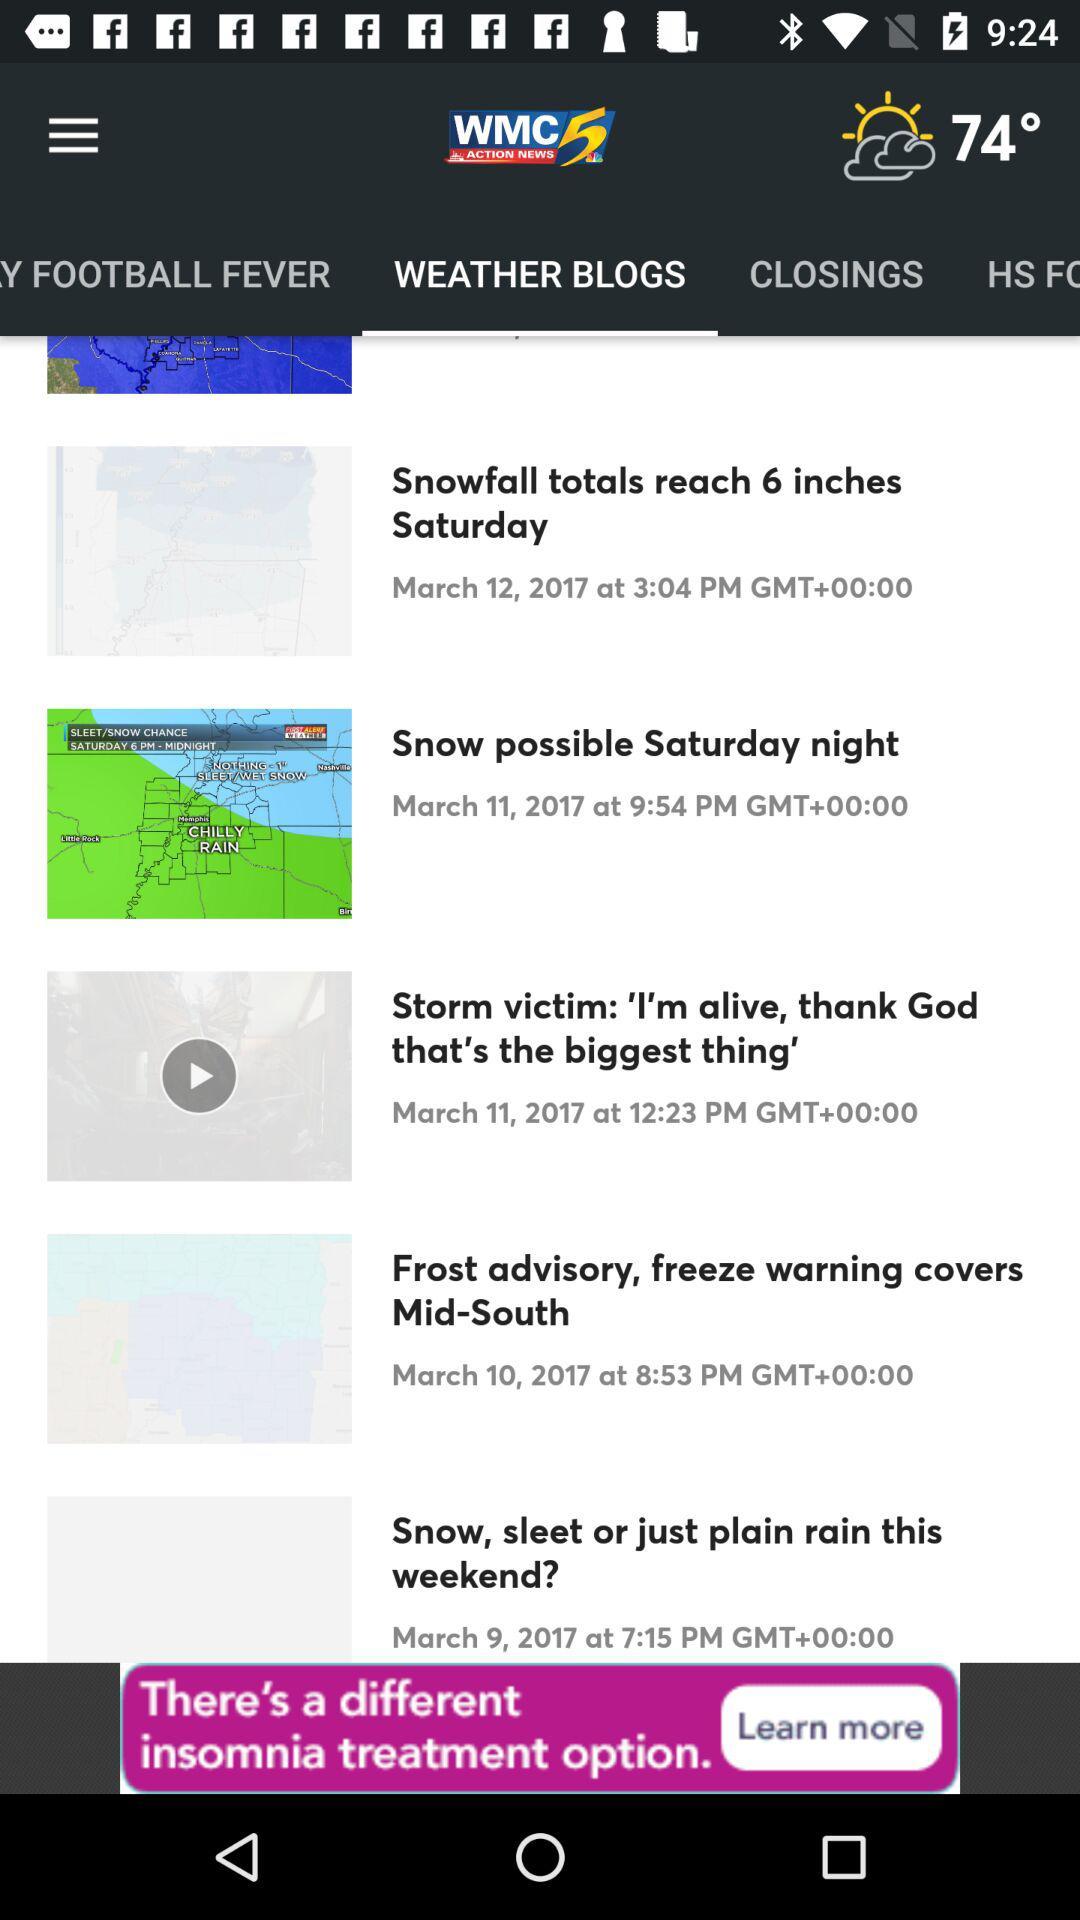  I want to click on weather, so click(886, 135).